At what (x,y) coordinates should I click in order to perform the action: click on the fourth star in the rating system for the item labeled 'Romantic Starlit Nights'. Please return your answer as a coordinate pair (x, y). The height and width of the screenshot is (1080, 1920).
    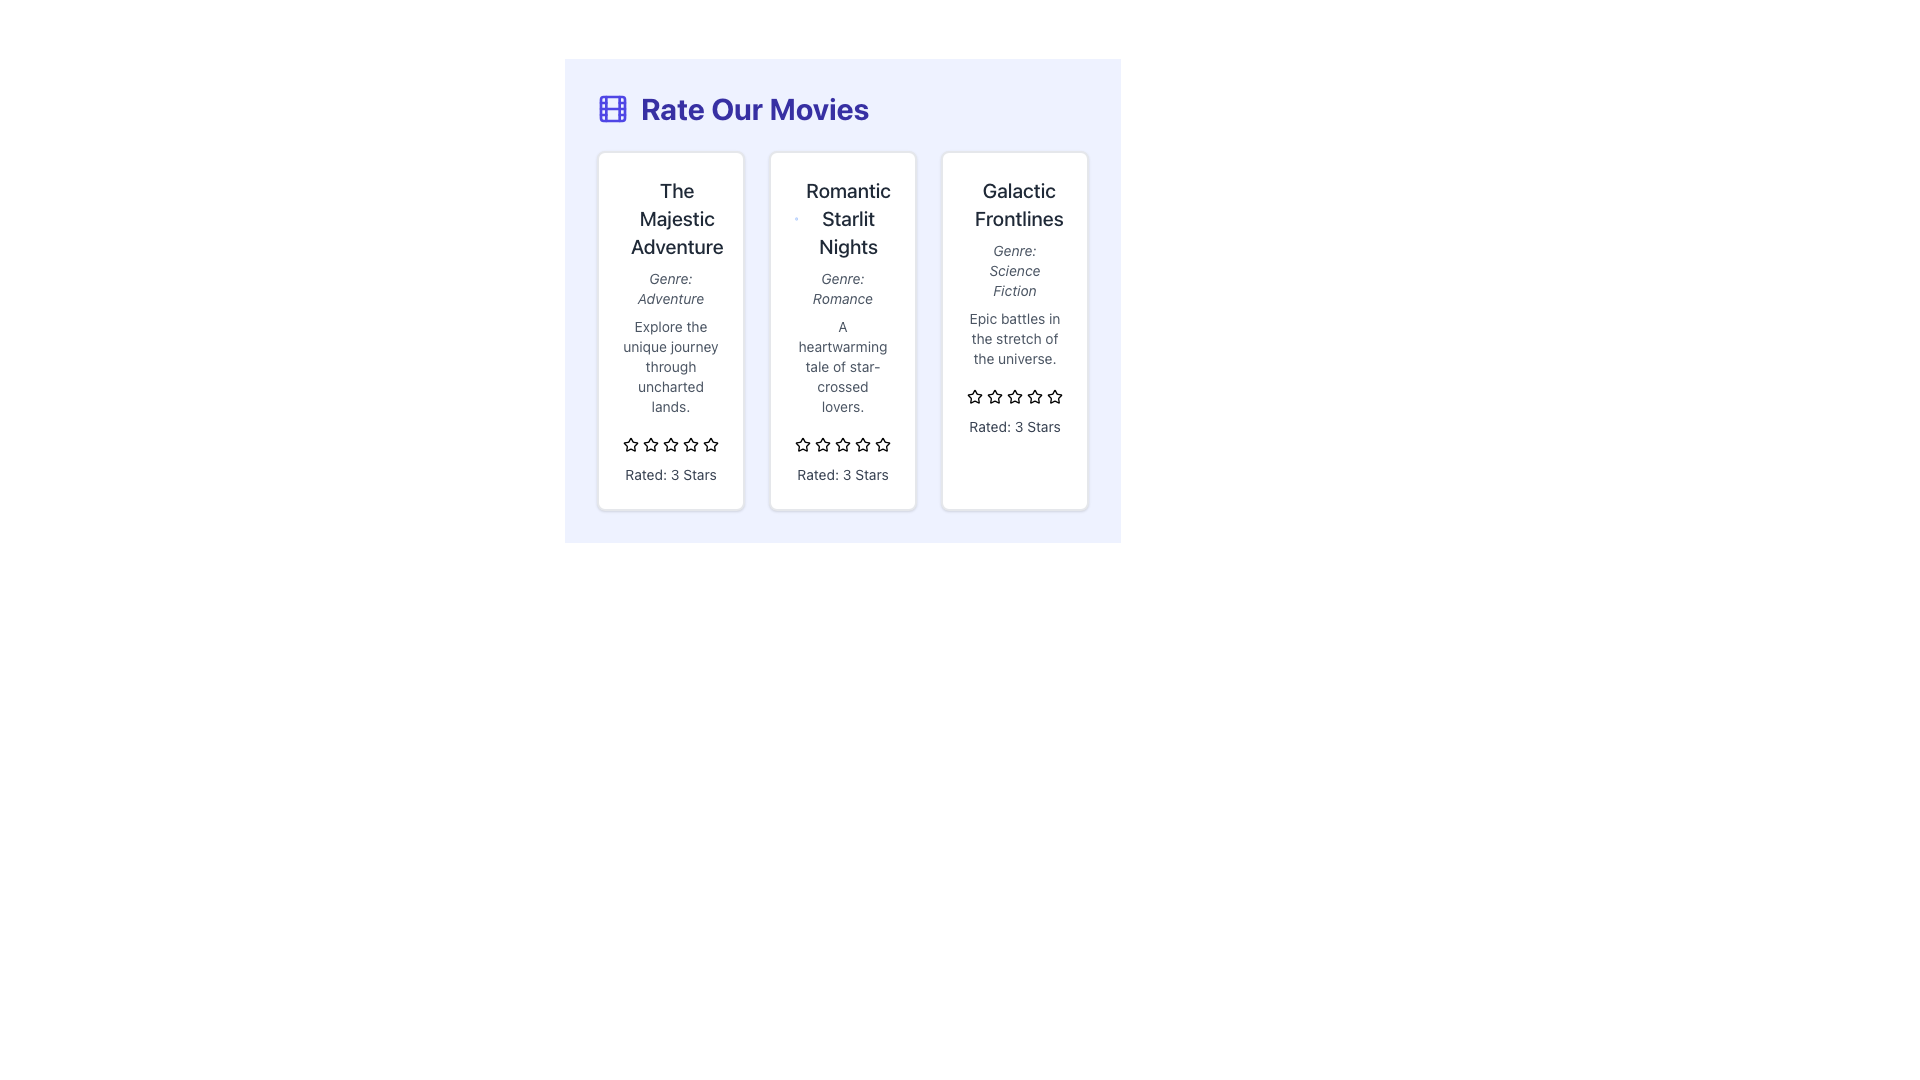
    Looking at the image, I should click on (882, 443).